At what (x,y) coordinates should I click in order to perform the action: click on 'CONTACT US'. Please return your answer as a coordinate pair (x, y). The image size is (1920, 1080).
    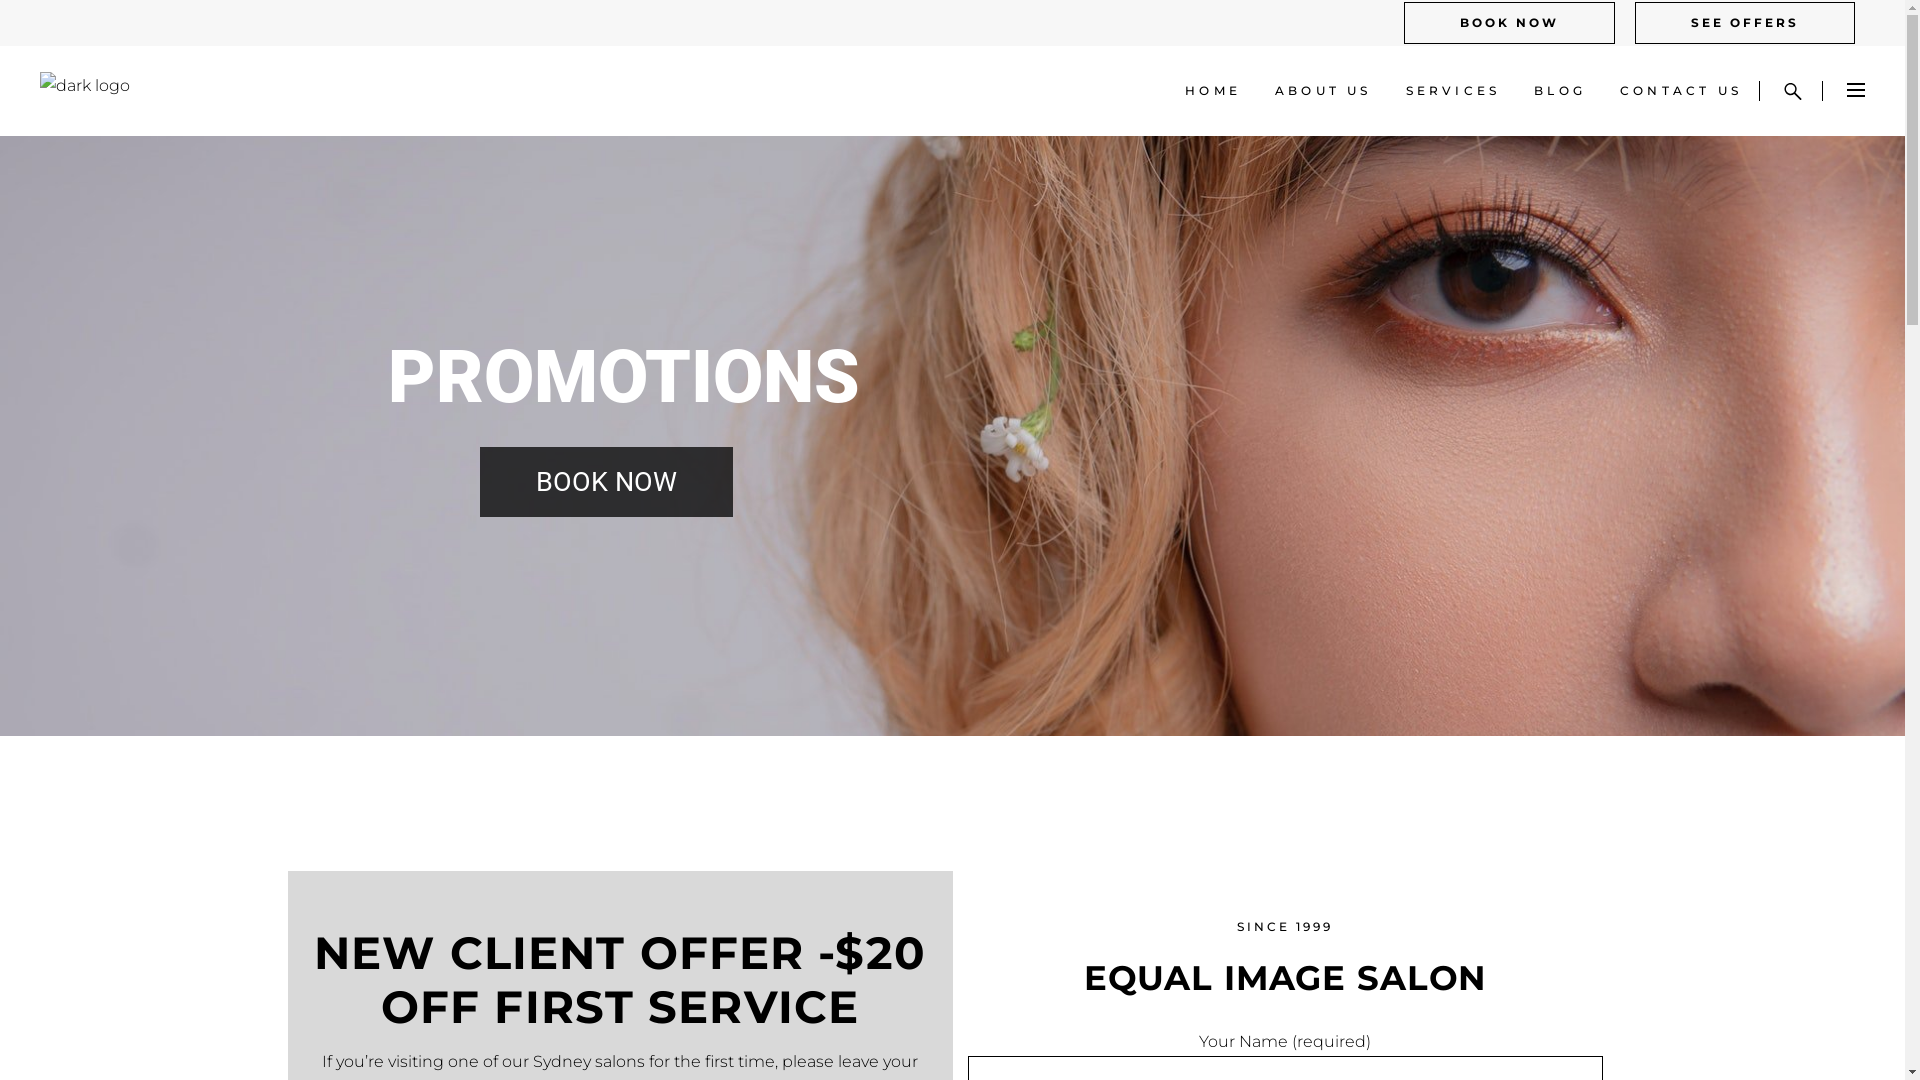
    Looking at the image, I should click on (1680, 91).